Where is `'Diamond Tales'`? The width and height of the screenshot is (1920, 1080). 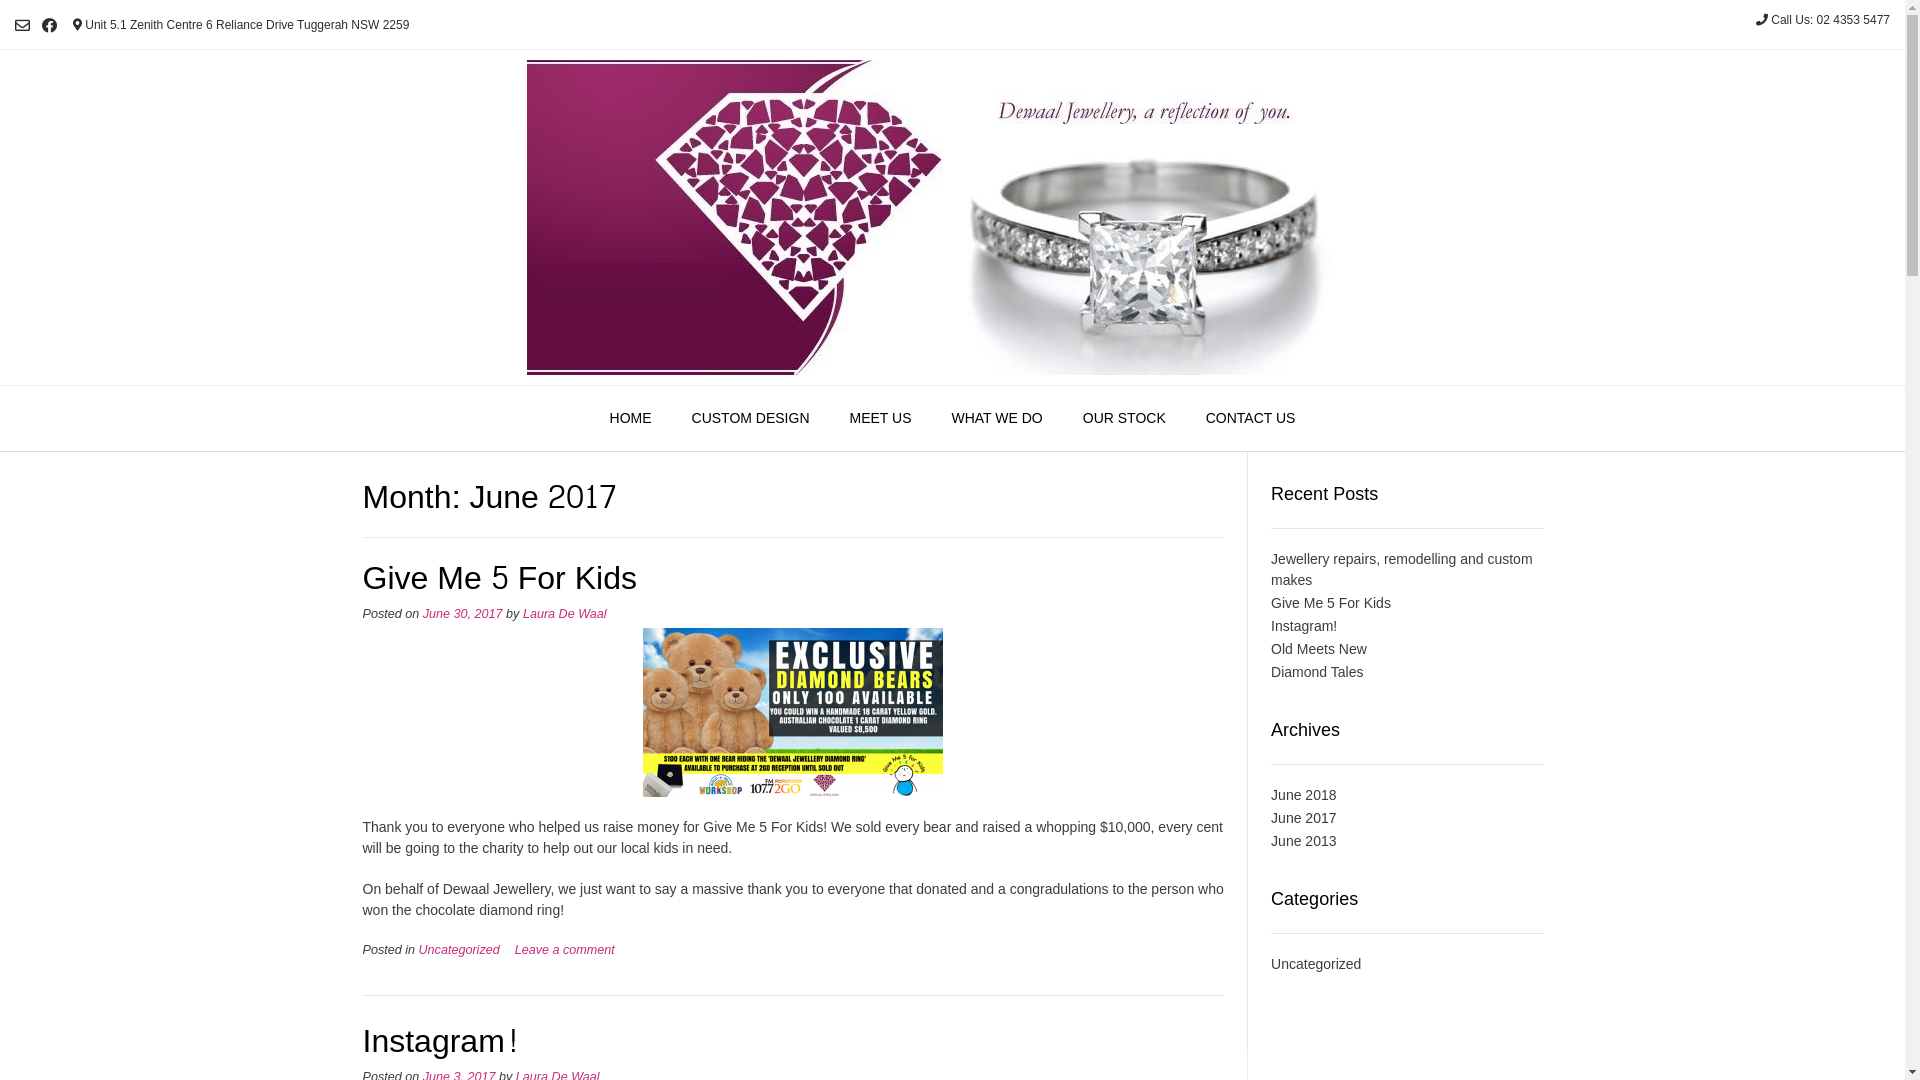 'Diamond Tales' is located at coordinates (1316, 671).